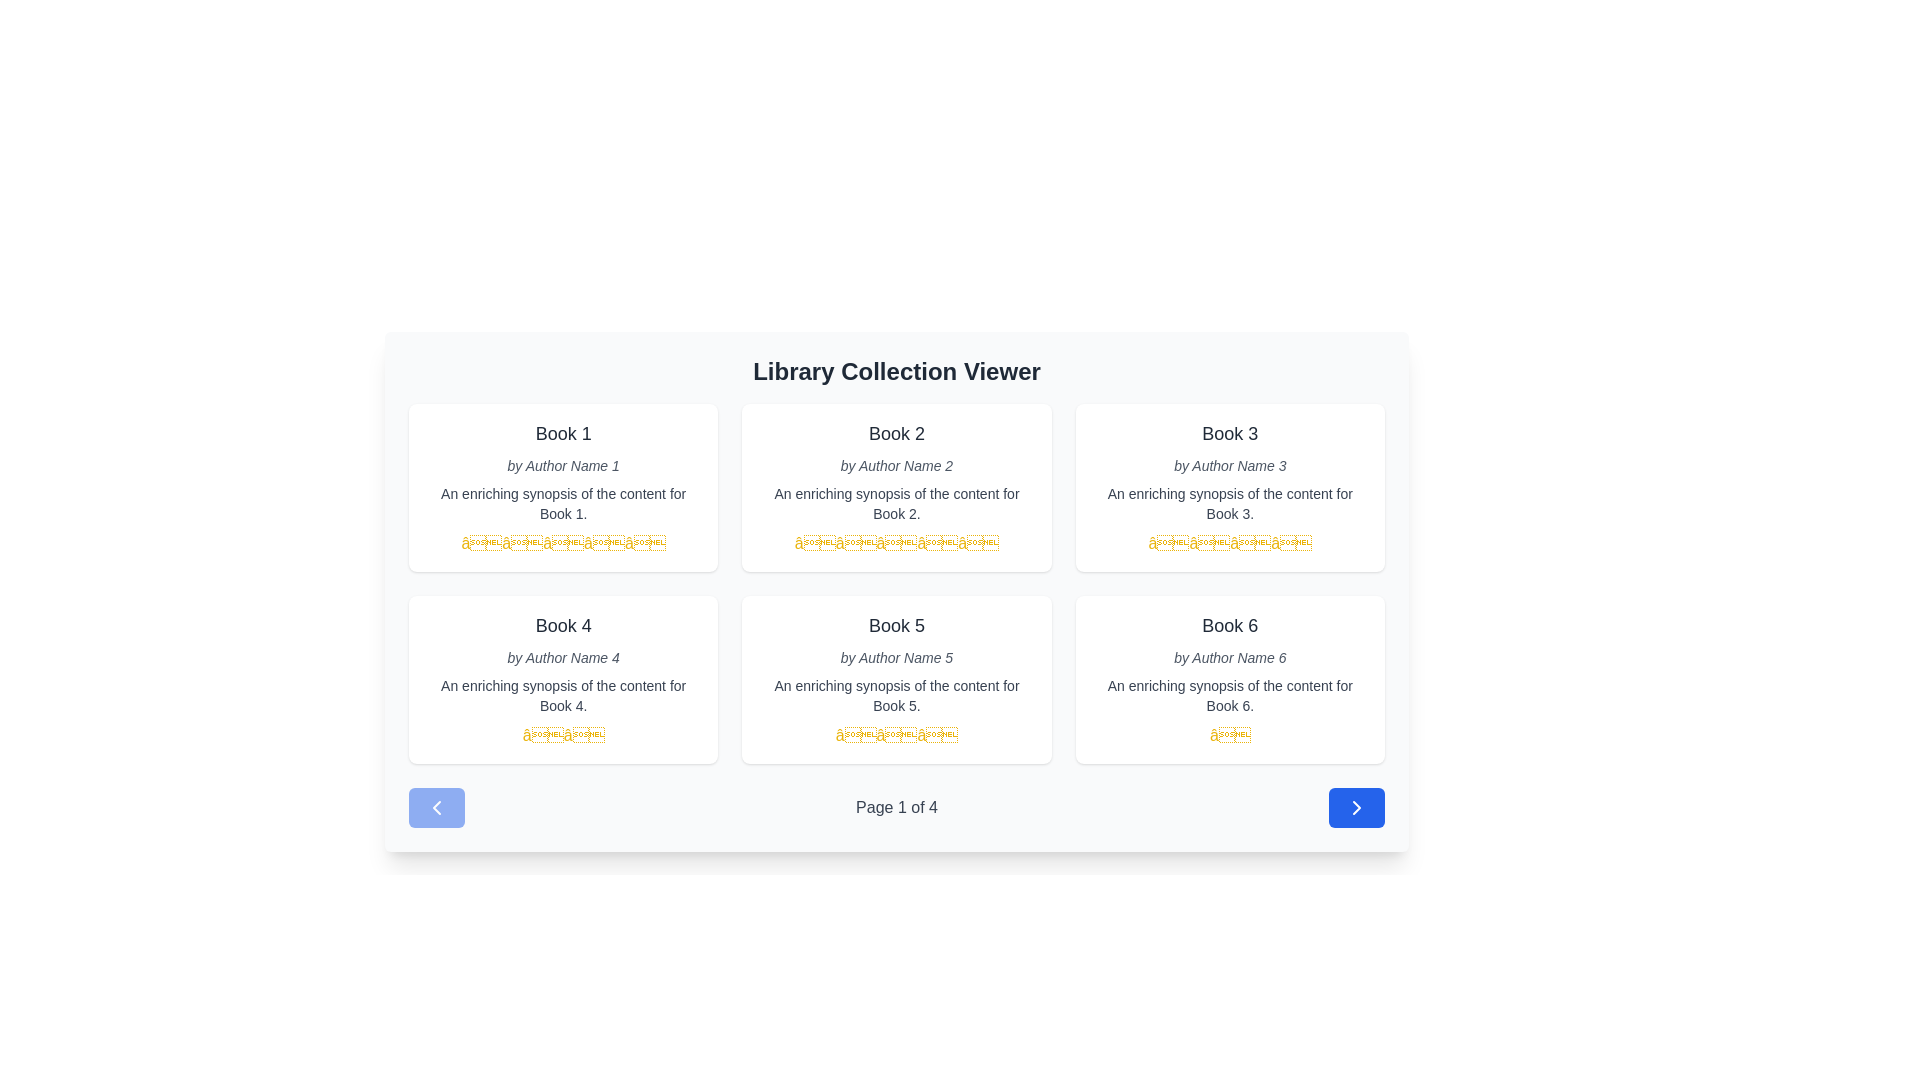 The image size is (1920, 1080). I want to click on description of 'Book 1' located centrally below the title and author information, which provides a brief summary of the book's content, so click(562, 503).